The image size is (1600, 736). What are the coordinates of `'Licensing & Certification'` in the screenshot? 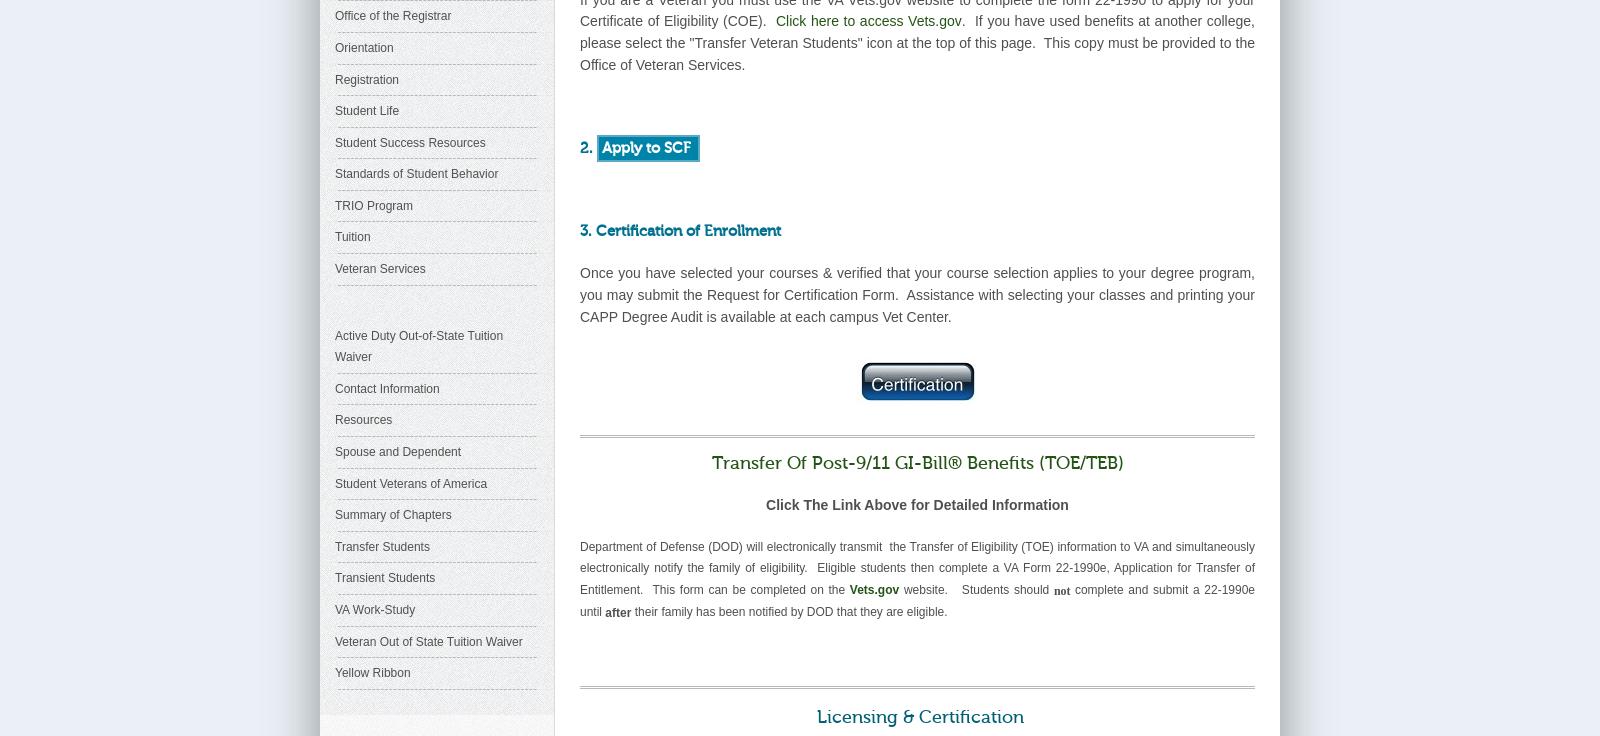 It's located at (913, 715).